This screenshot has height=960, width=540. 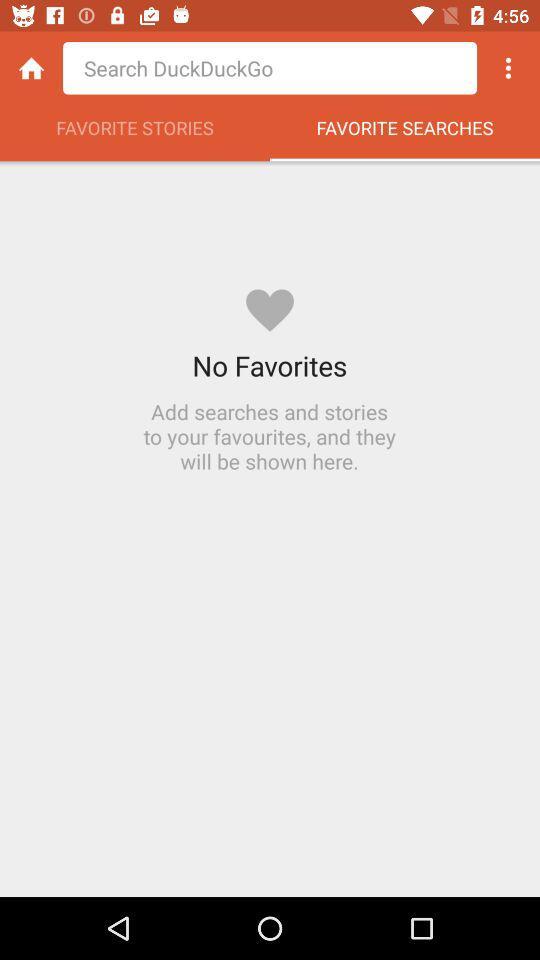 I want to click on the item next to the favorite stories item, so click(x=405, y=132).